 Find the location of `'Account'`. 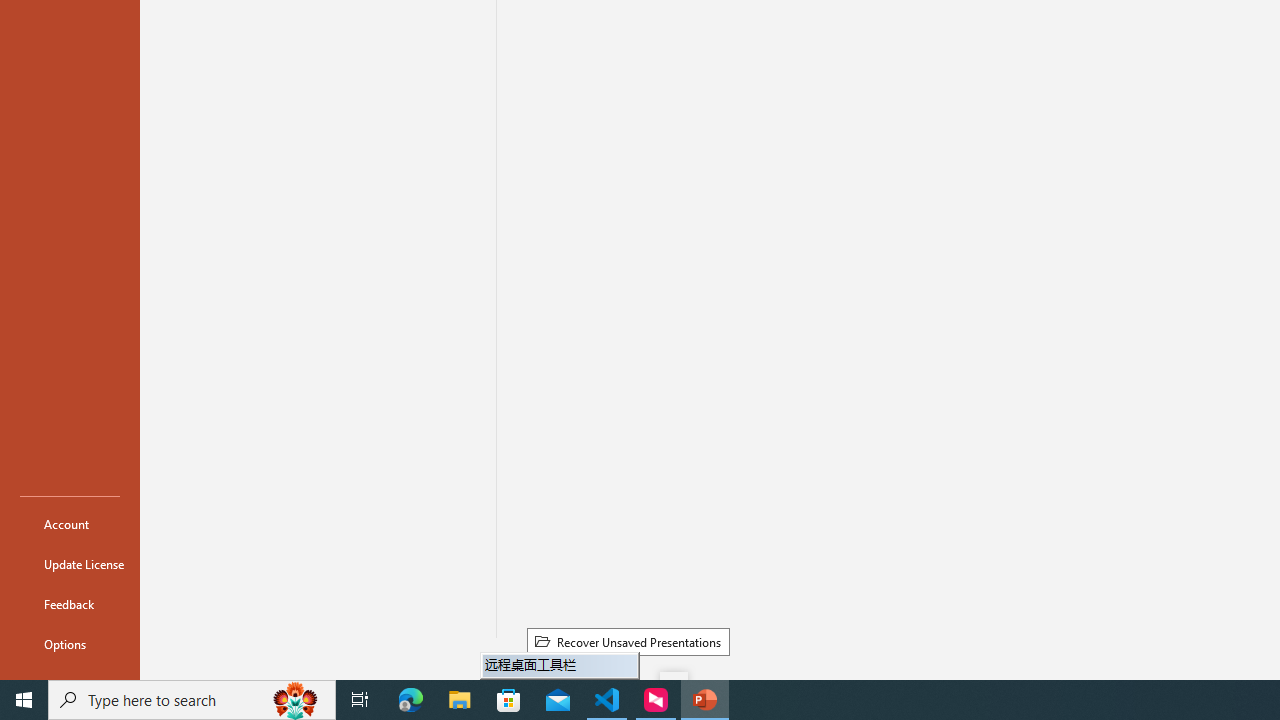

'Account' is located at coordinates (69, 523).